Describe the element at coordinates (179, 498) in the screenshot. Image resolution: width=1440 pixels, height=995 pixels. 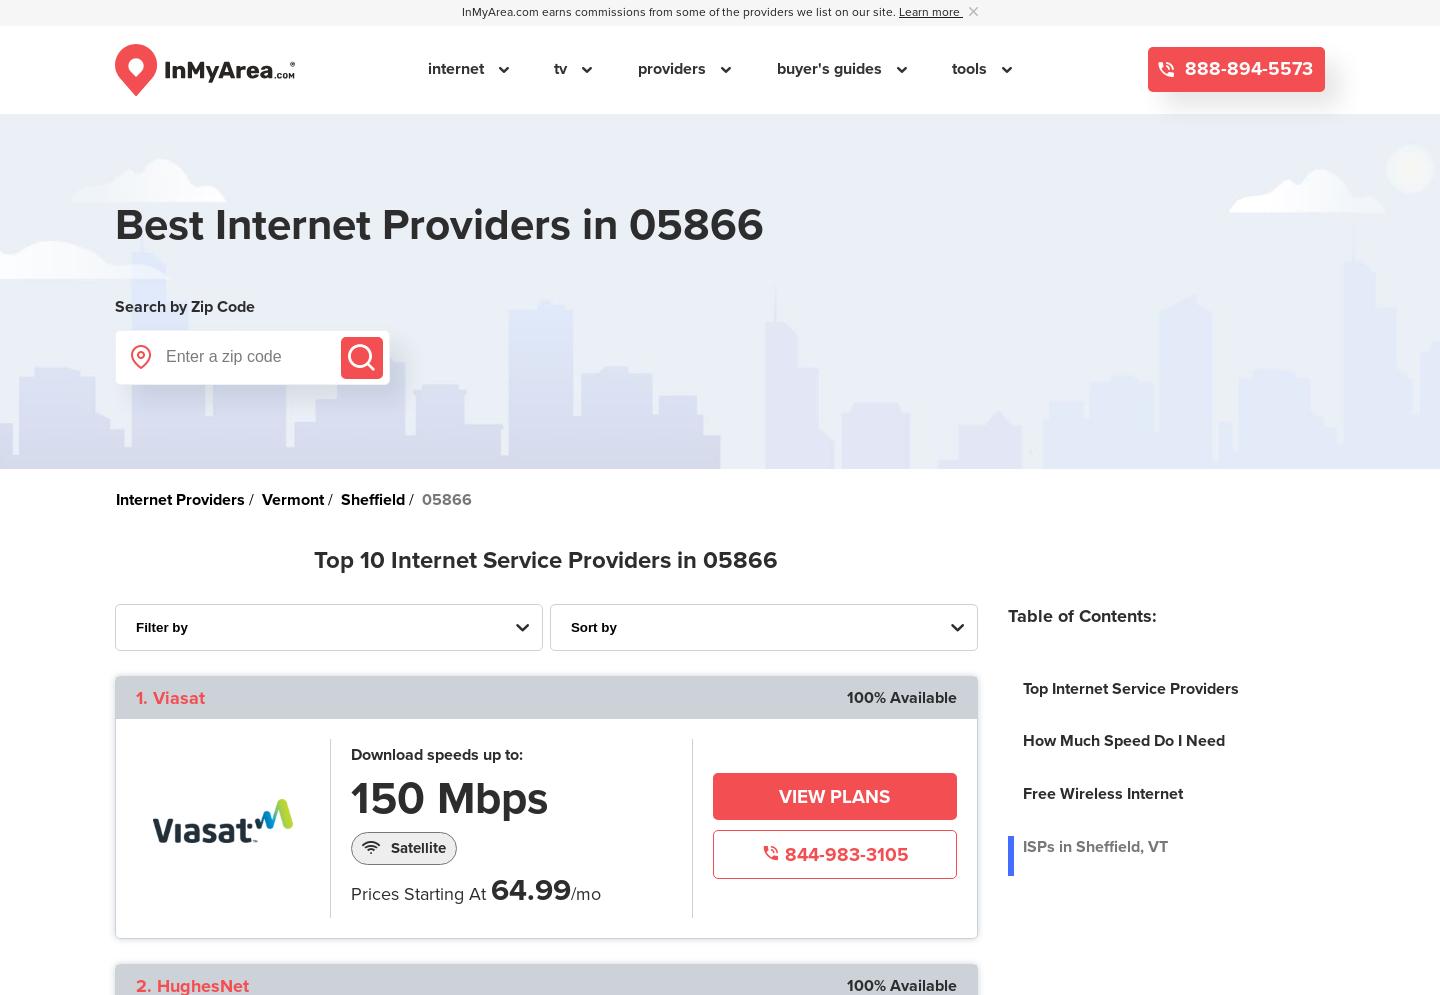
I see `'Internet Providers'` at that location.